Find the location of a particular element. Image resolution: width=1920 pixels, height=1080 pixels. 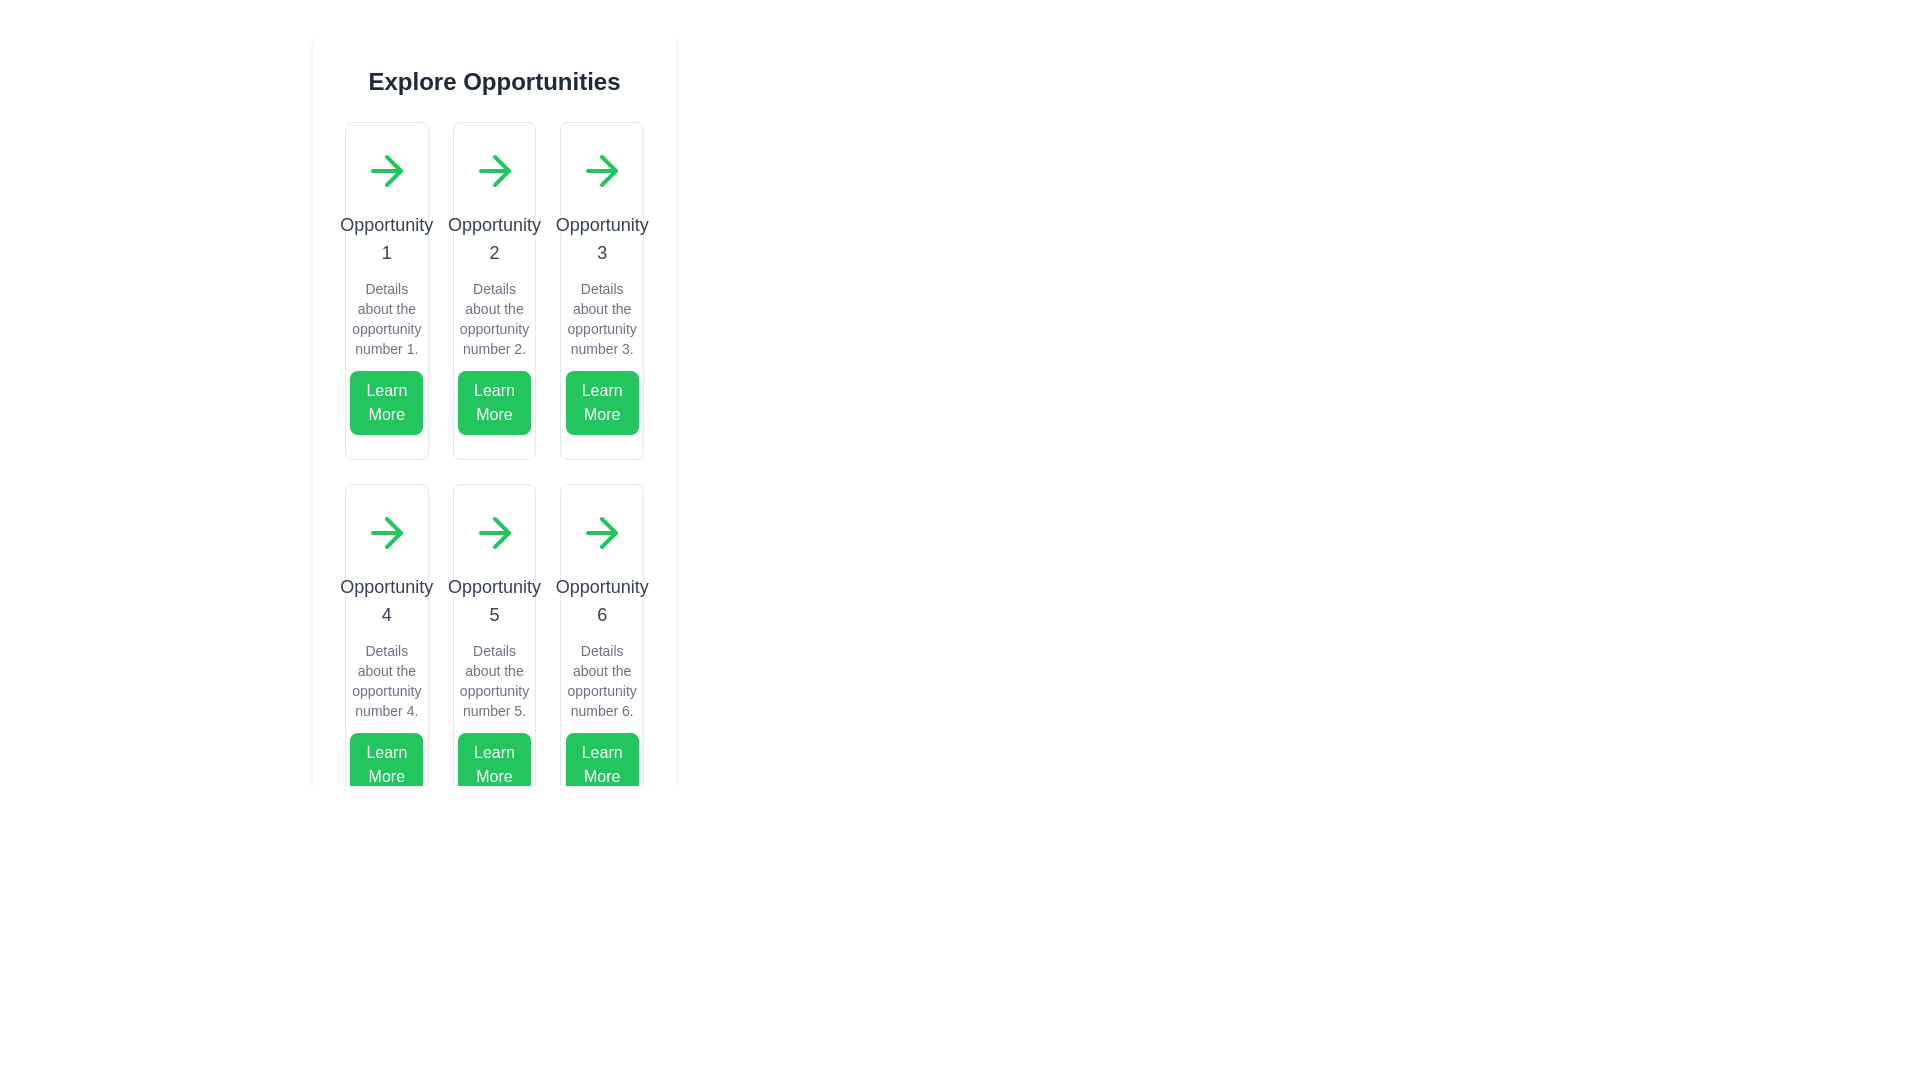

the static text header that displays 'Explore Opportunities', which is styled in bold and large font, located at the top of the section containing opportunity cards is located at coordinates (494, 80).